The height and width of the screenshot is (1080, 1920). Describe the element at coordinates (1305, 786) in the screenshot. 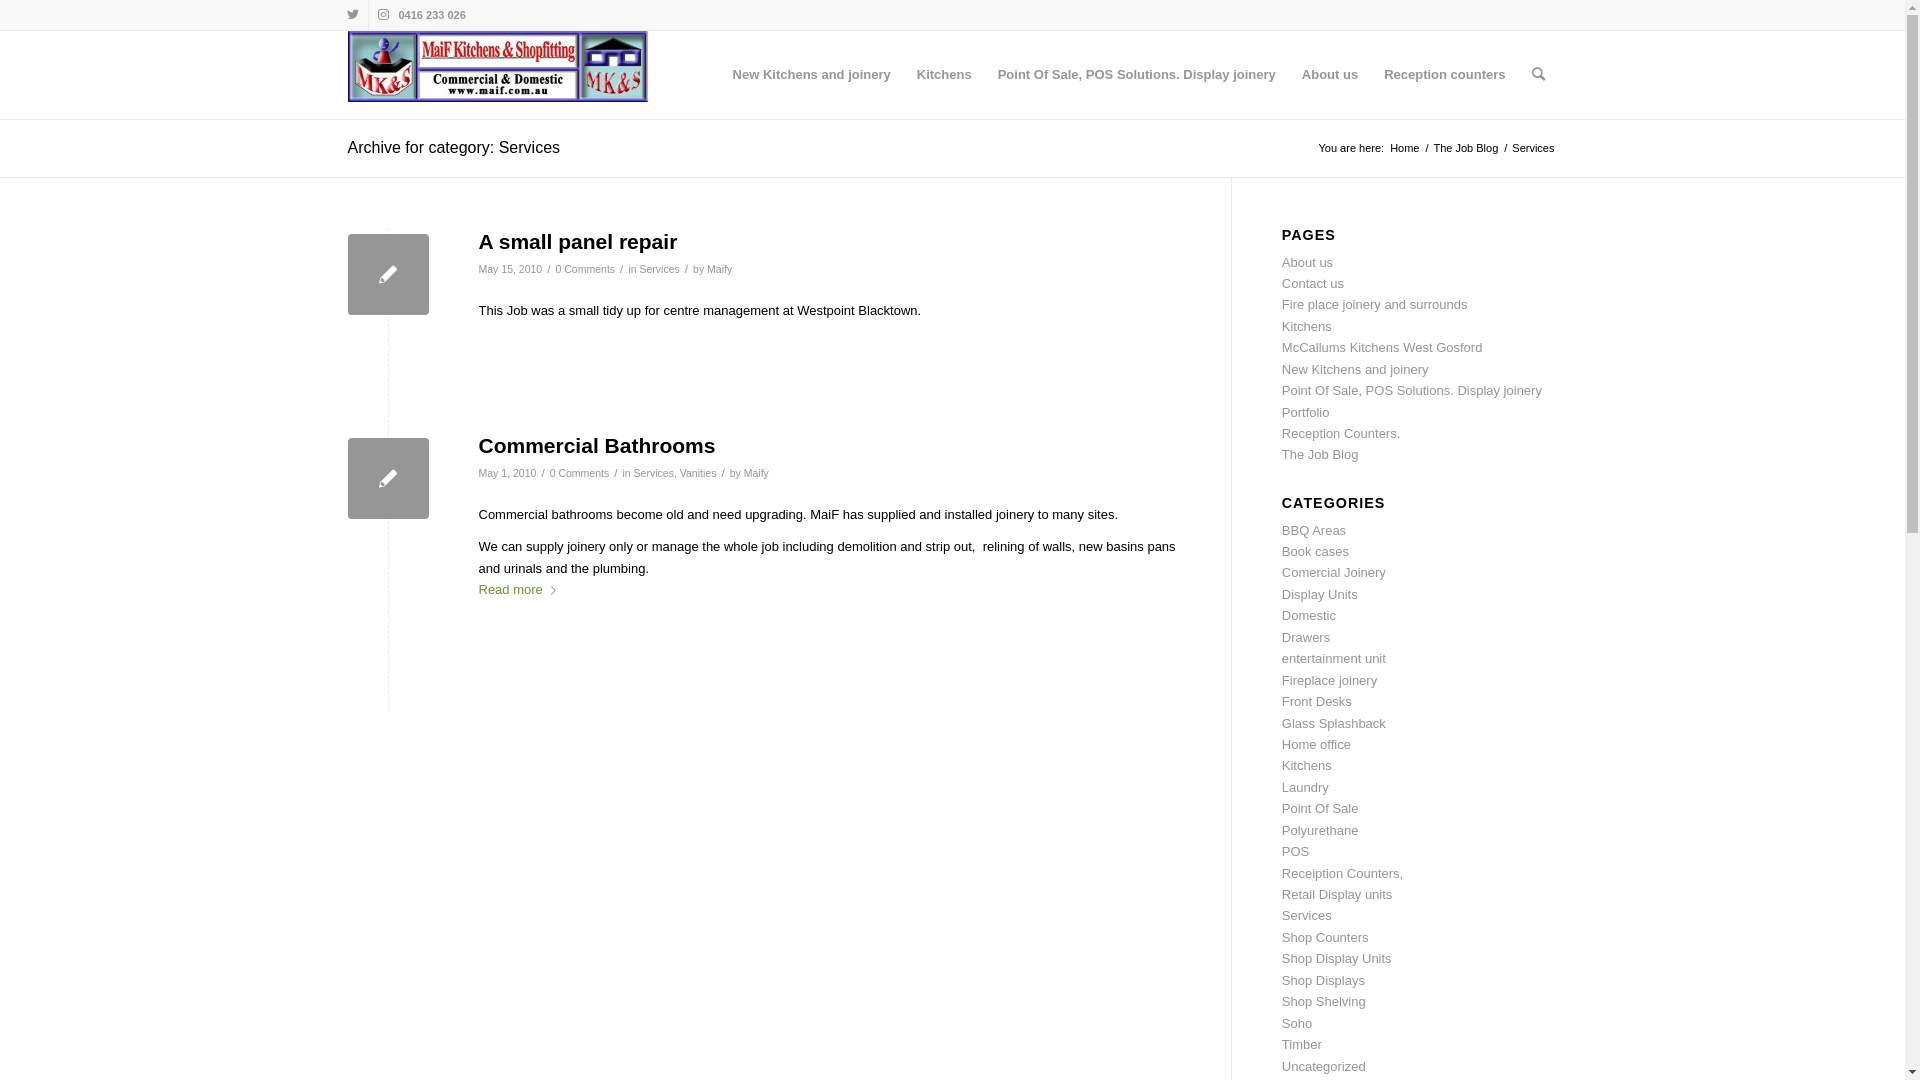

I see `'Laundry'` at that location.